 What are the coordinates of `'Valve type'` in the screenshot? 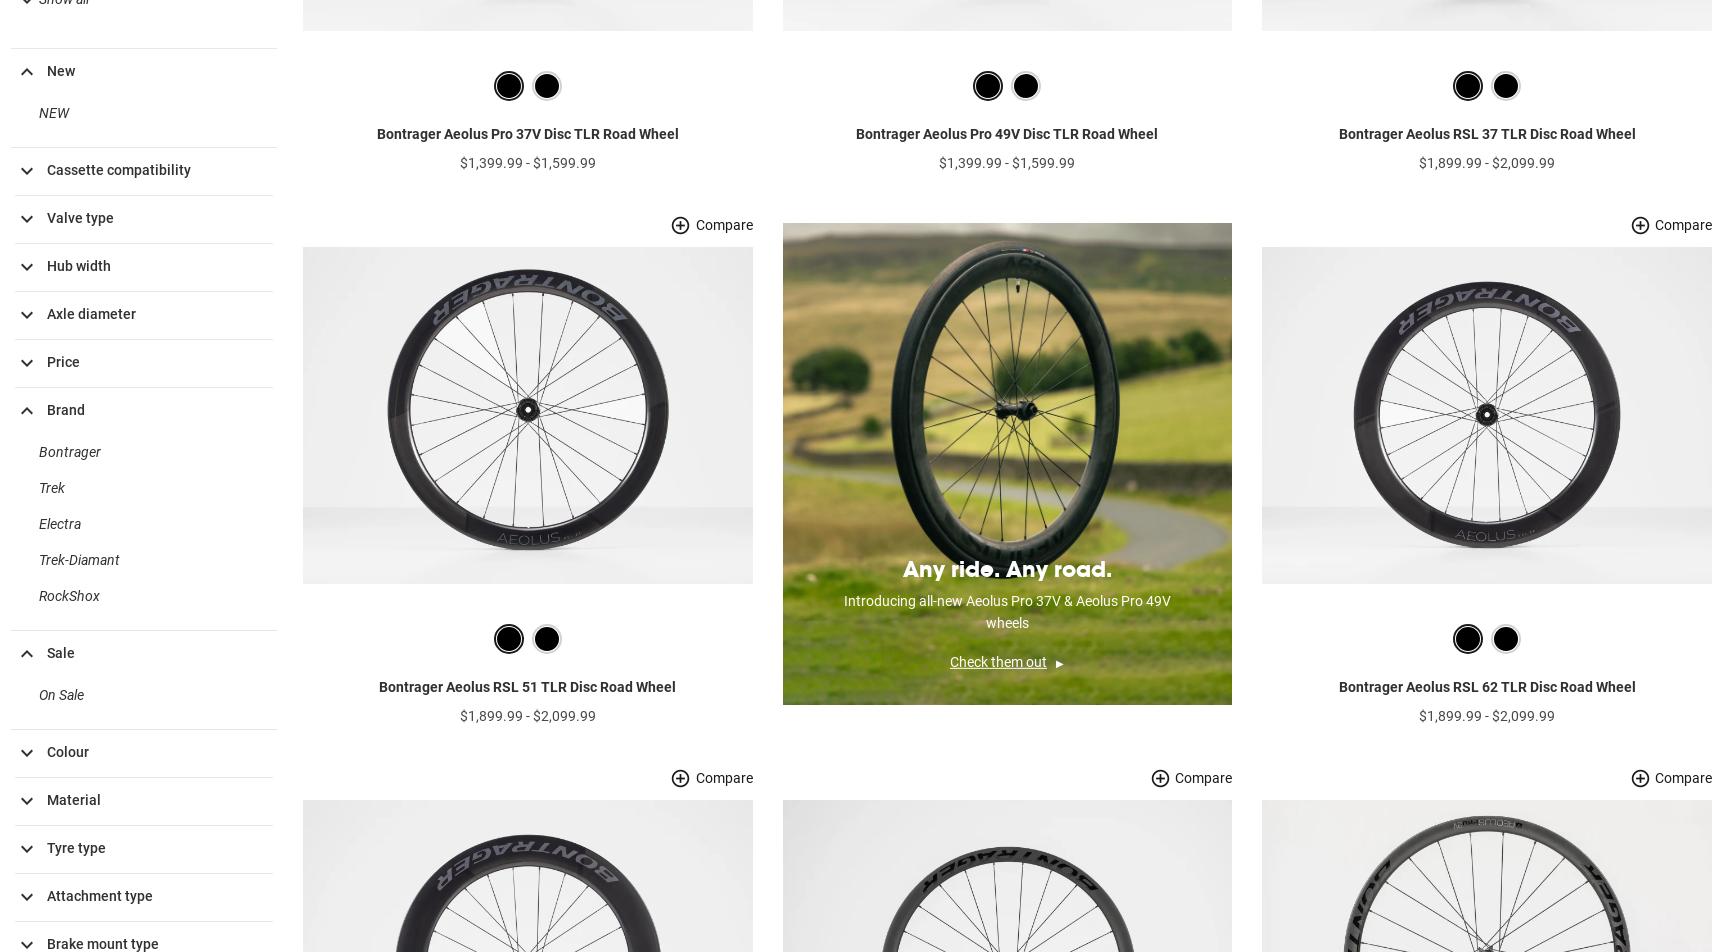 It's located at (46, 249).